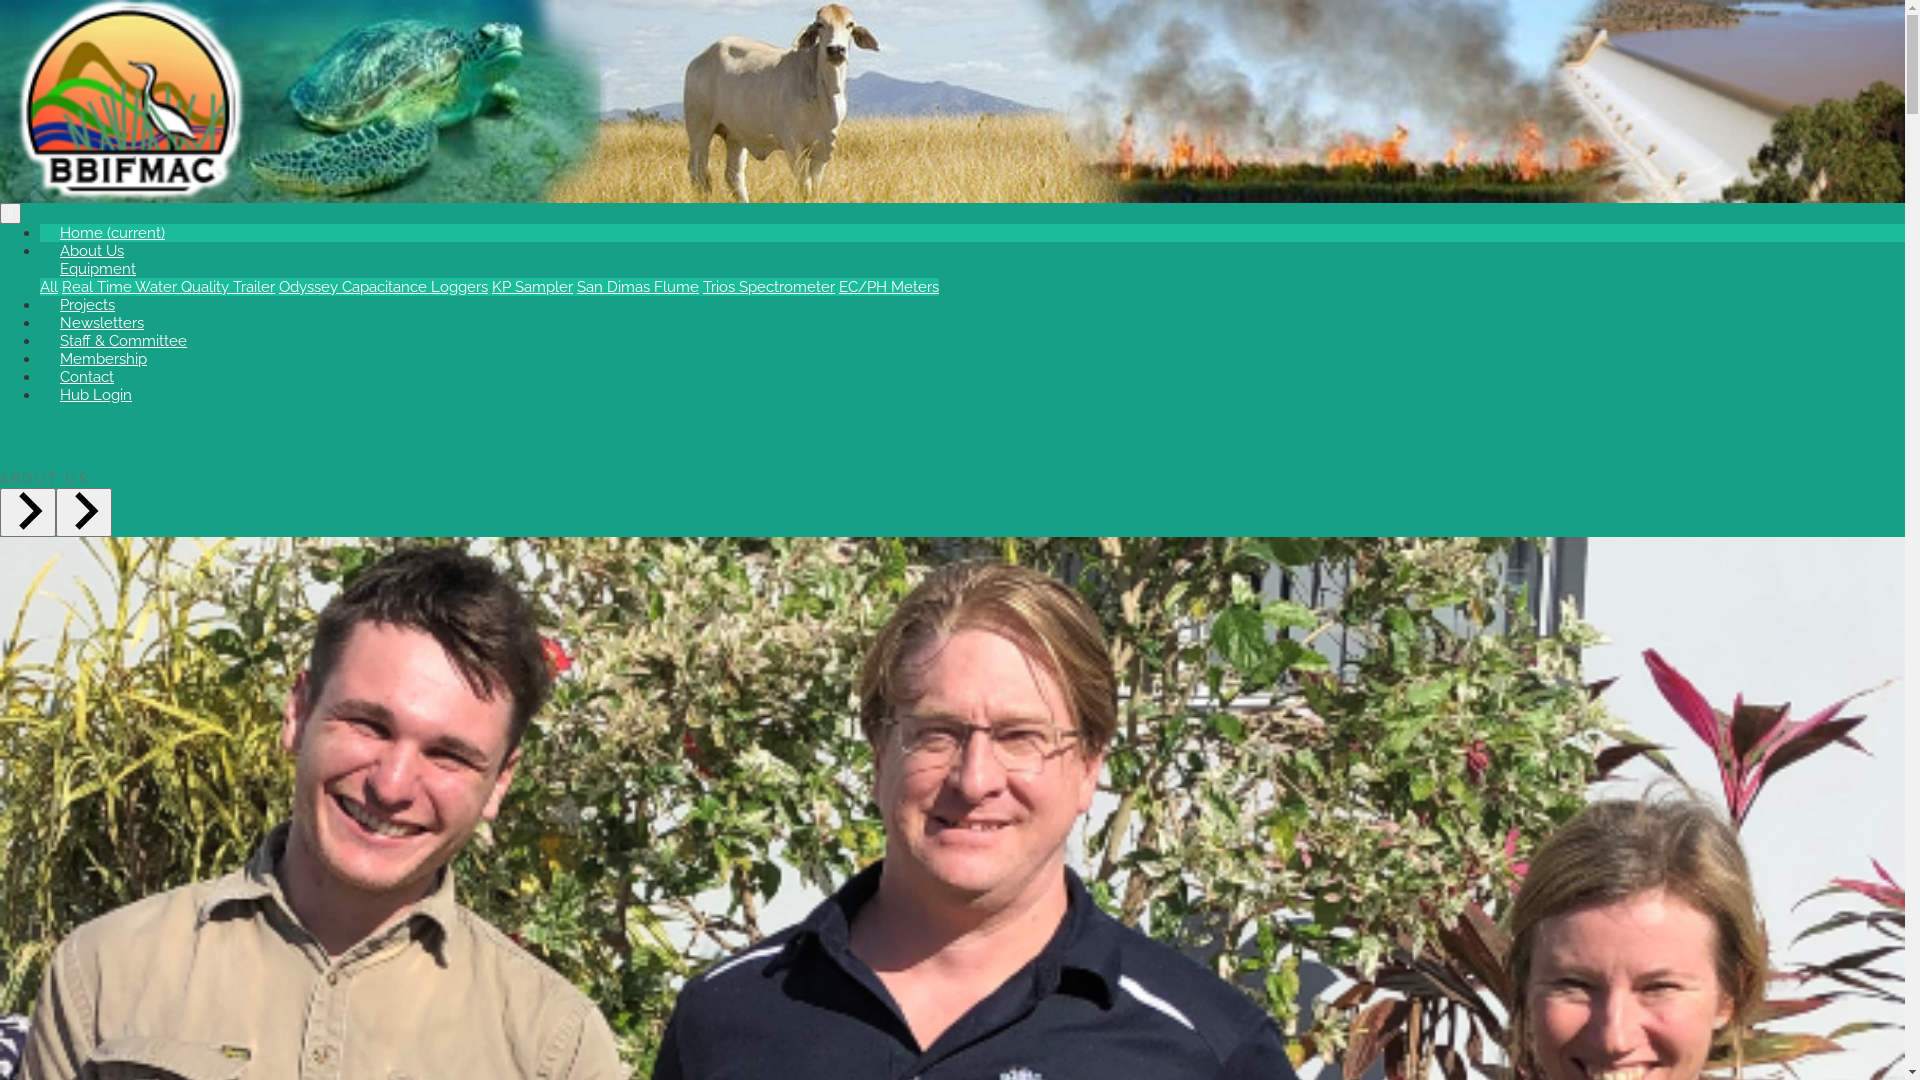 The height and width of the screenshot is (1080, 1920). Describe the element at coordinates (48, 286) in the screenshot. I see `'All'` at that location.